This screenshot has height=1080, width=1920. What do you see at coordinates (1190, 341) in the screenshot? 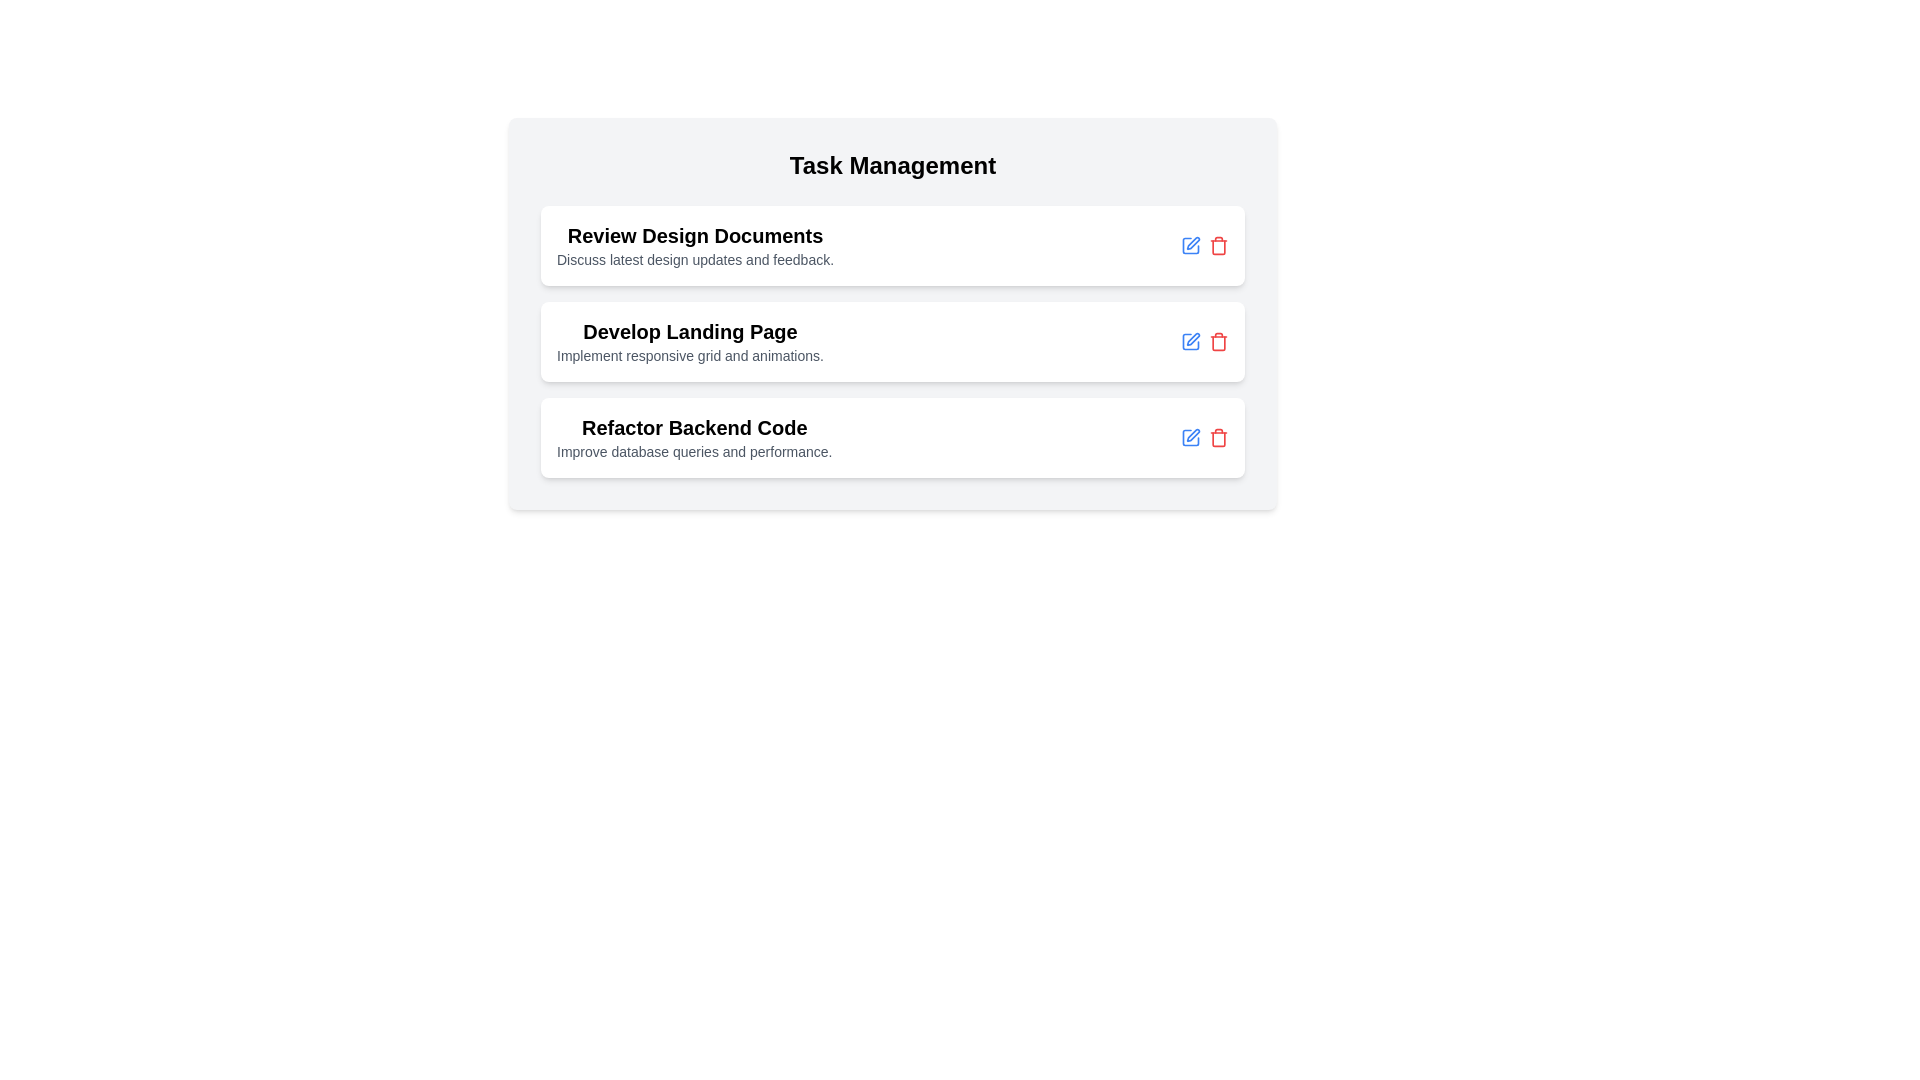
I see `the edit icon, which is a thin, rounded square with a geometric design, located within the third task item on the right side, near the delete icon` at bounding box center [1190, 341].